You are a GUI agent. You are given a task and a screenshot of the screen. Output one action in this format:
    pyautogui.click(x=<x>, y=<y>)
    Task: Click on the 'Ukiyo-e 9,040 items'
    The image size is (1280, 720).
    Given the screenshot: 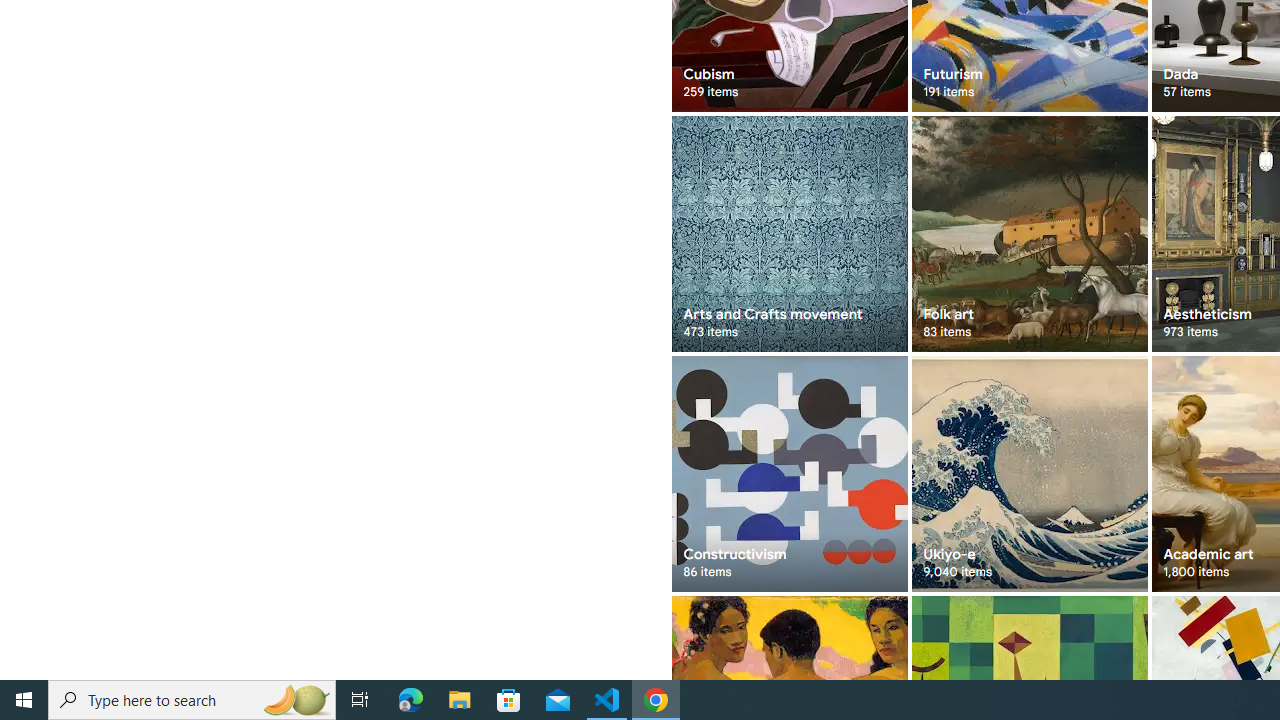 What is the action you would take?
    pyautogui.click(x=1029, y=473)
    